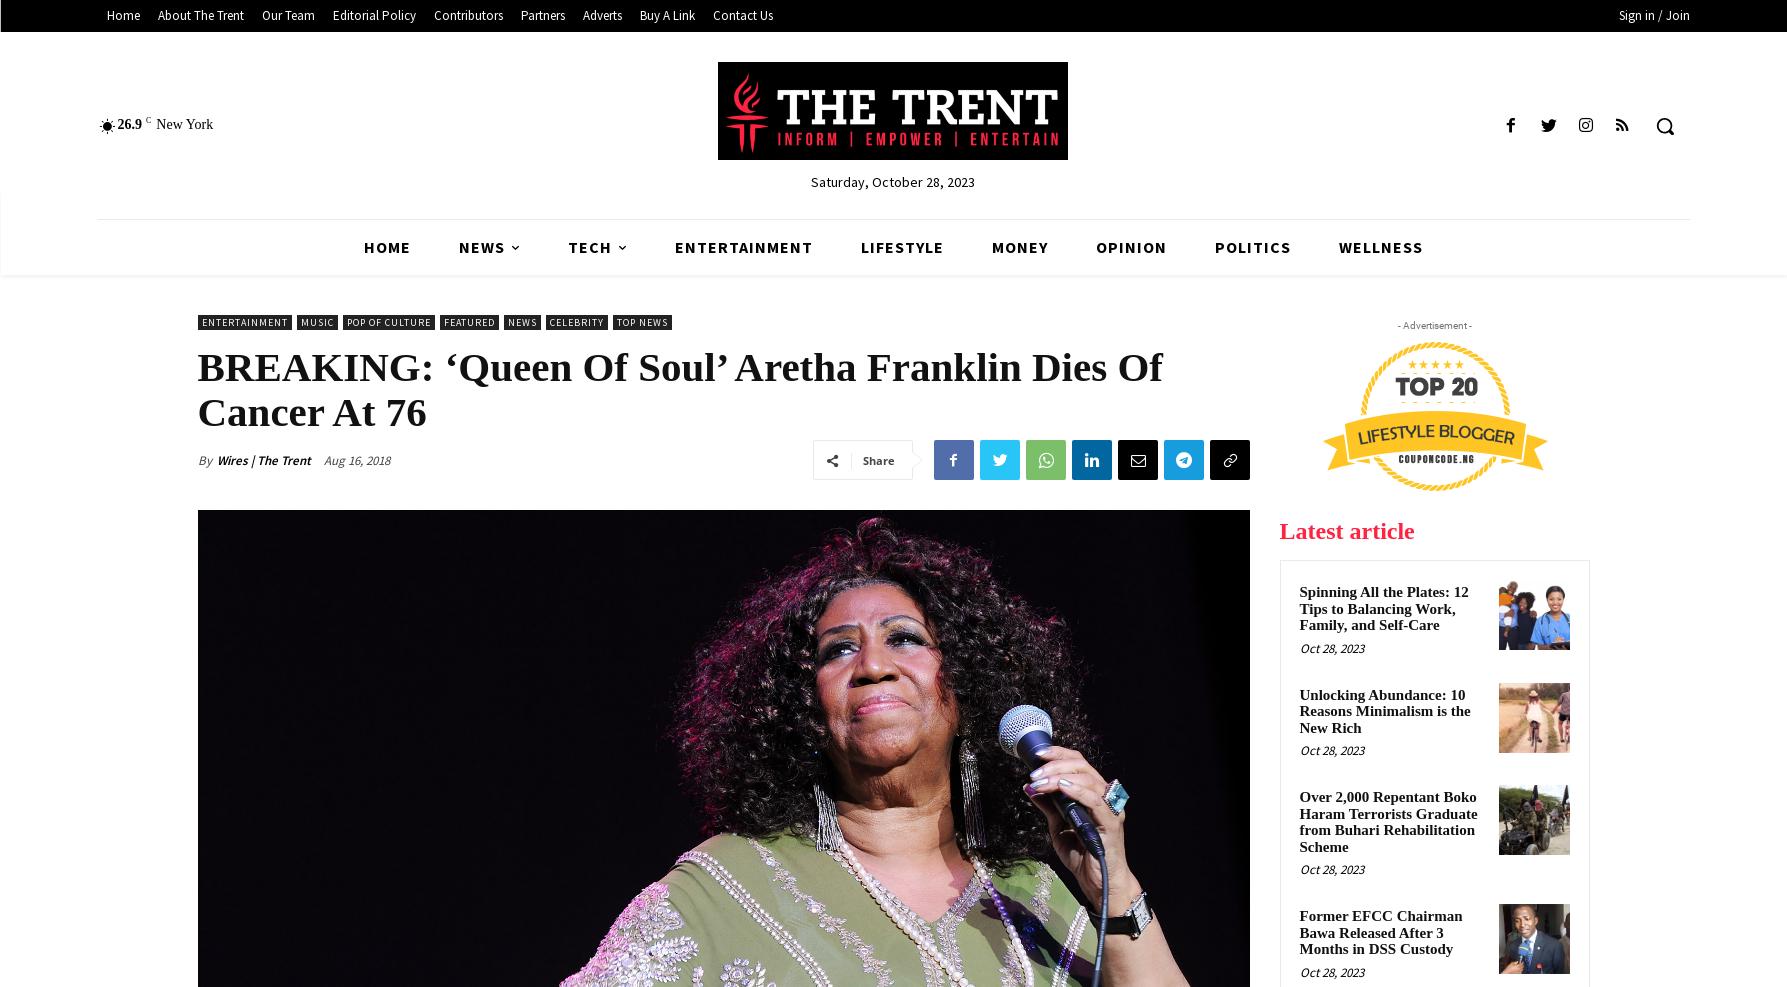 The height and width of the screenshot is (987, 1787). What do you see at coordinates (1095, 247) in the screenshot?
I see `'Opinion'` at bounding box center [1095, 247].